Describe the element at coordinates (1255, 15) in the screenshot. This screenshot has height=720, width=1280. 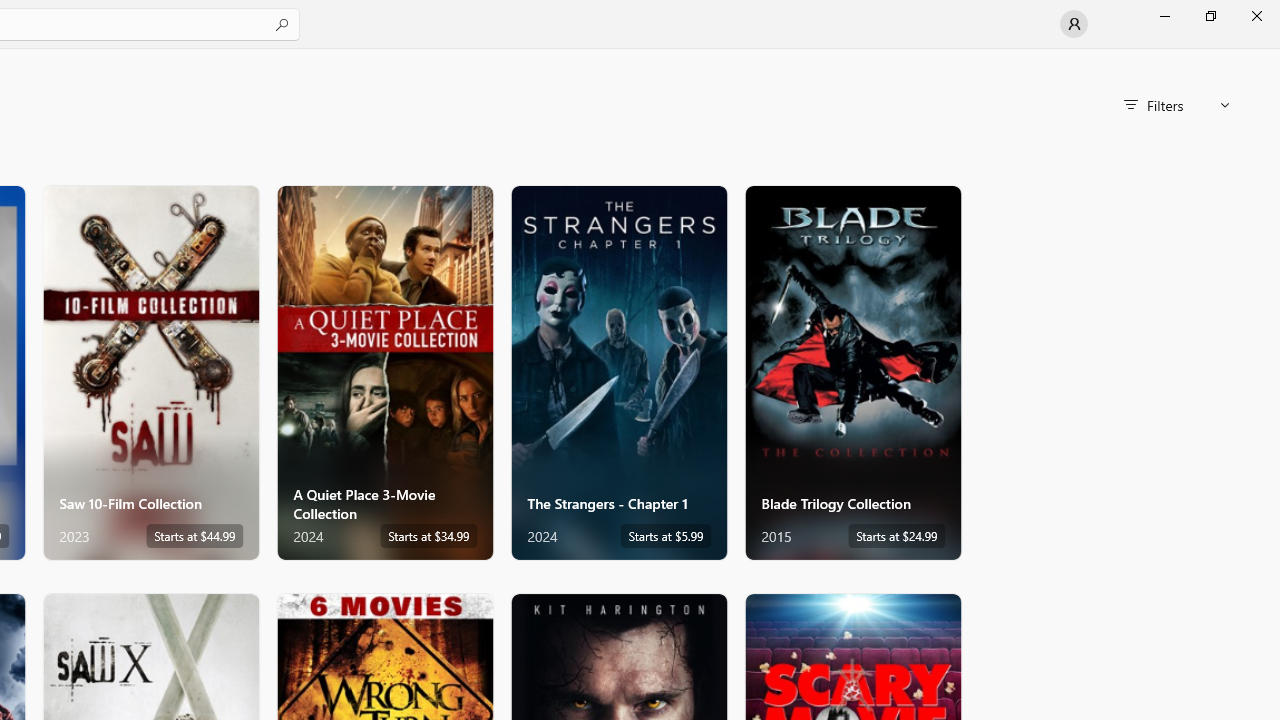
I see `'Close Microsoft Store'` at that location.